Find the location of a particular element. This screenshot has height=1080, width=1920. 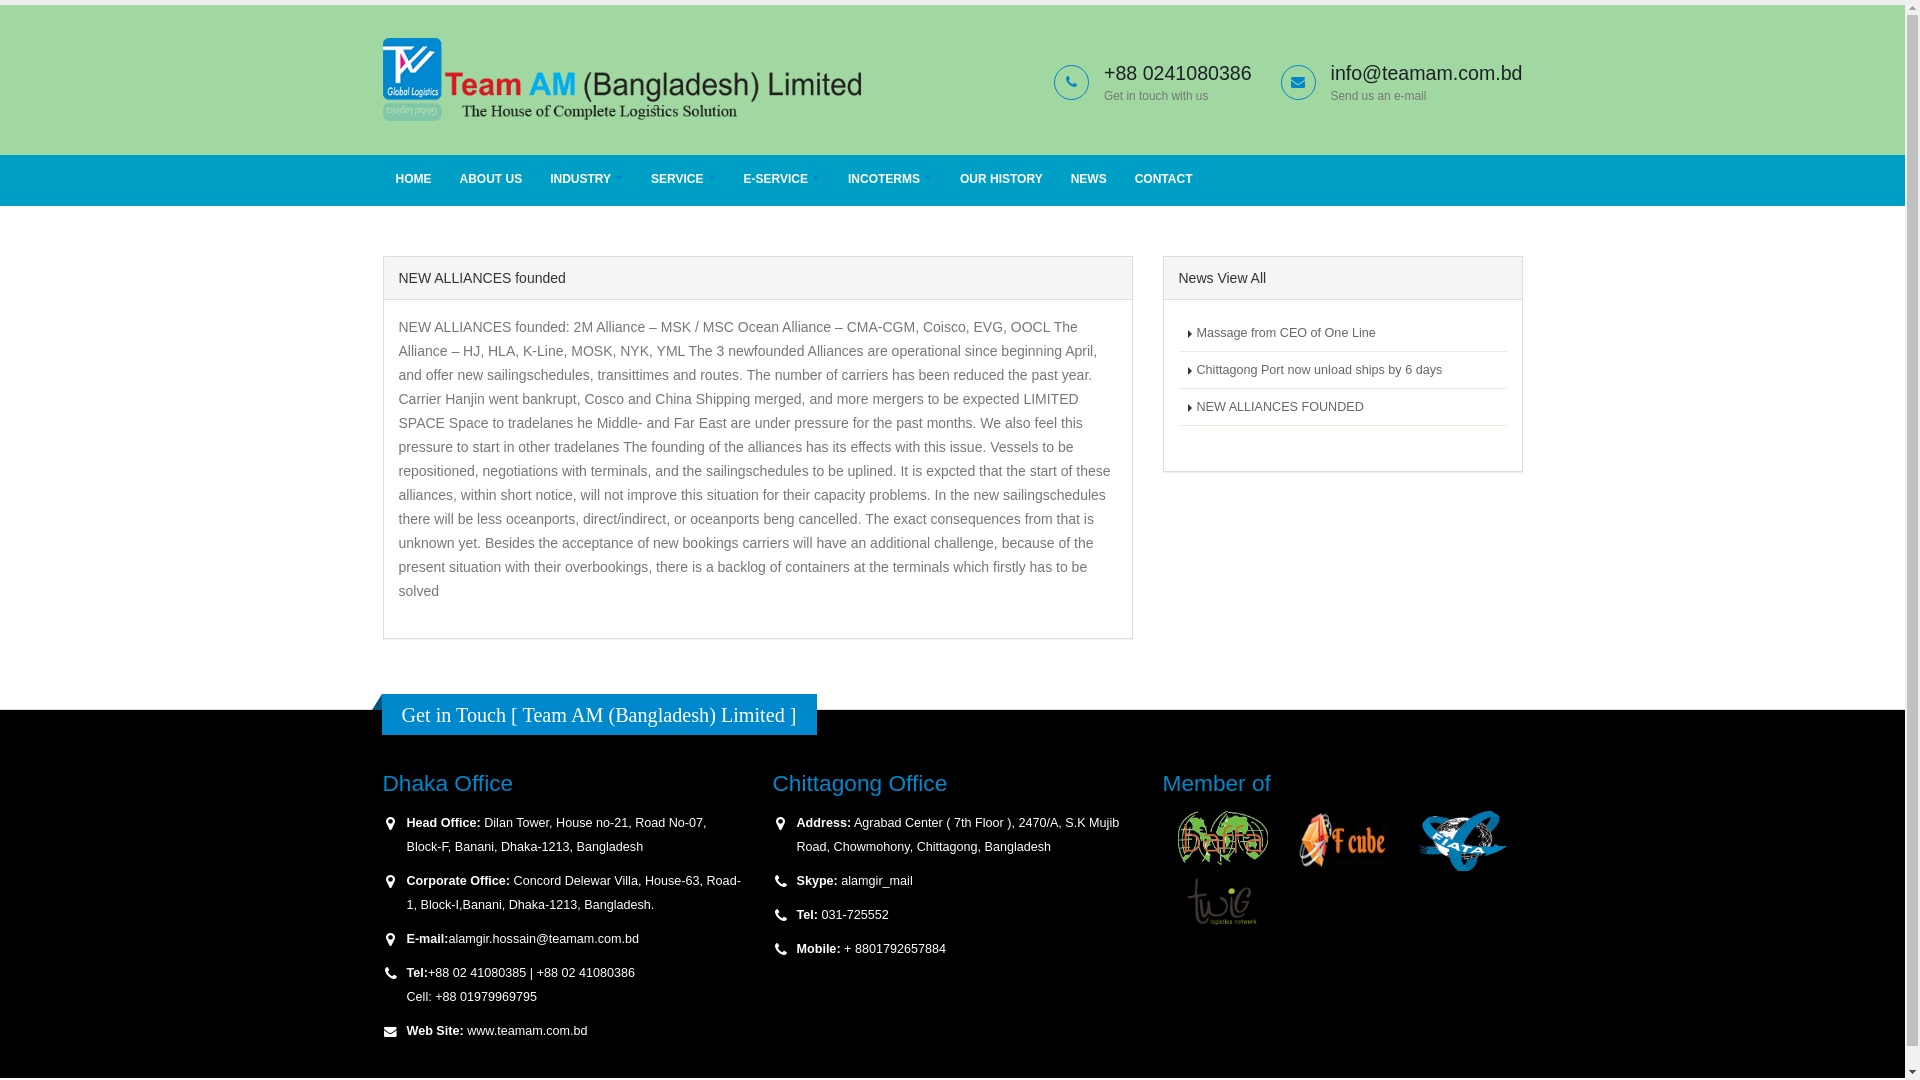

'SERVICE' is located at coordinates (682, 177).